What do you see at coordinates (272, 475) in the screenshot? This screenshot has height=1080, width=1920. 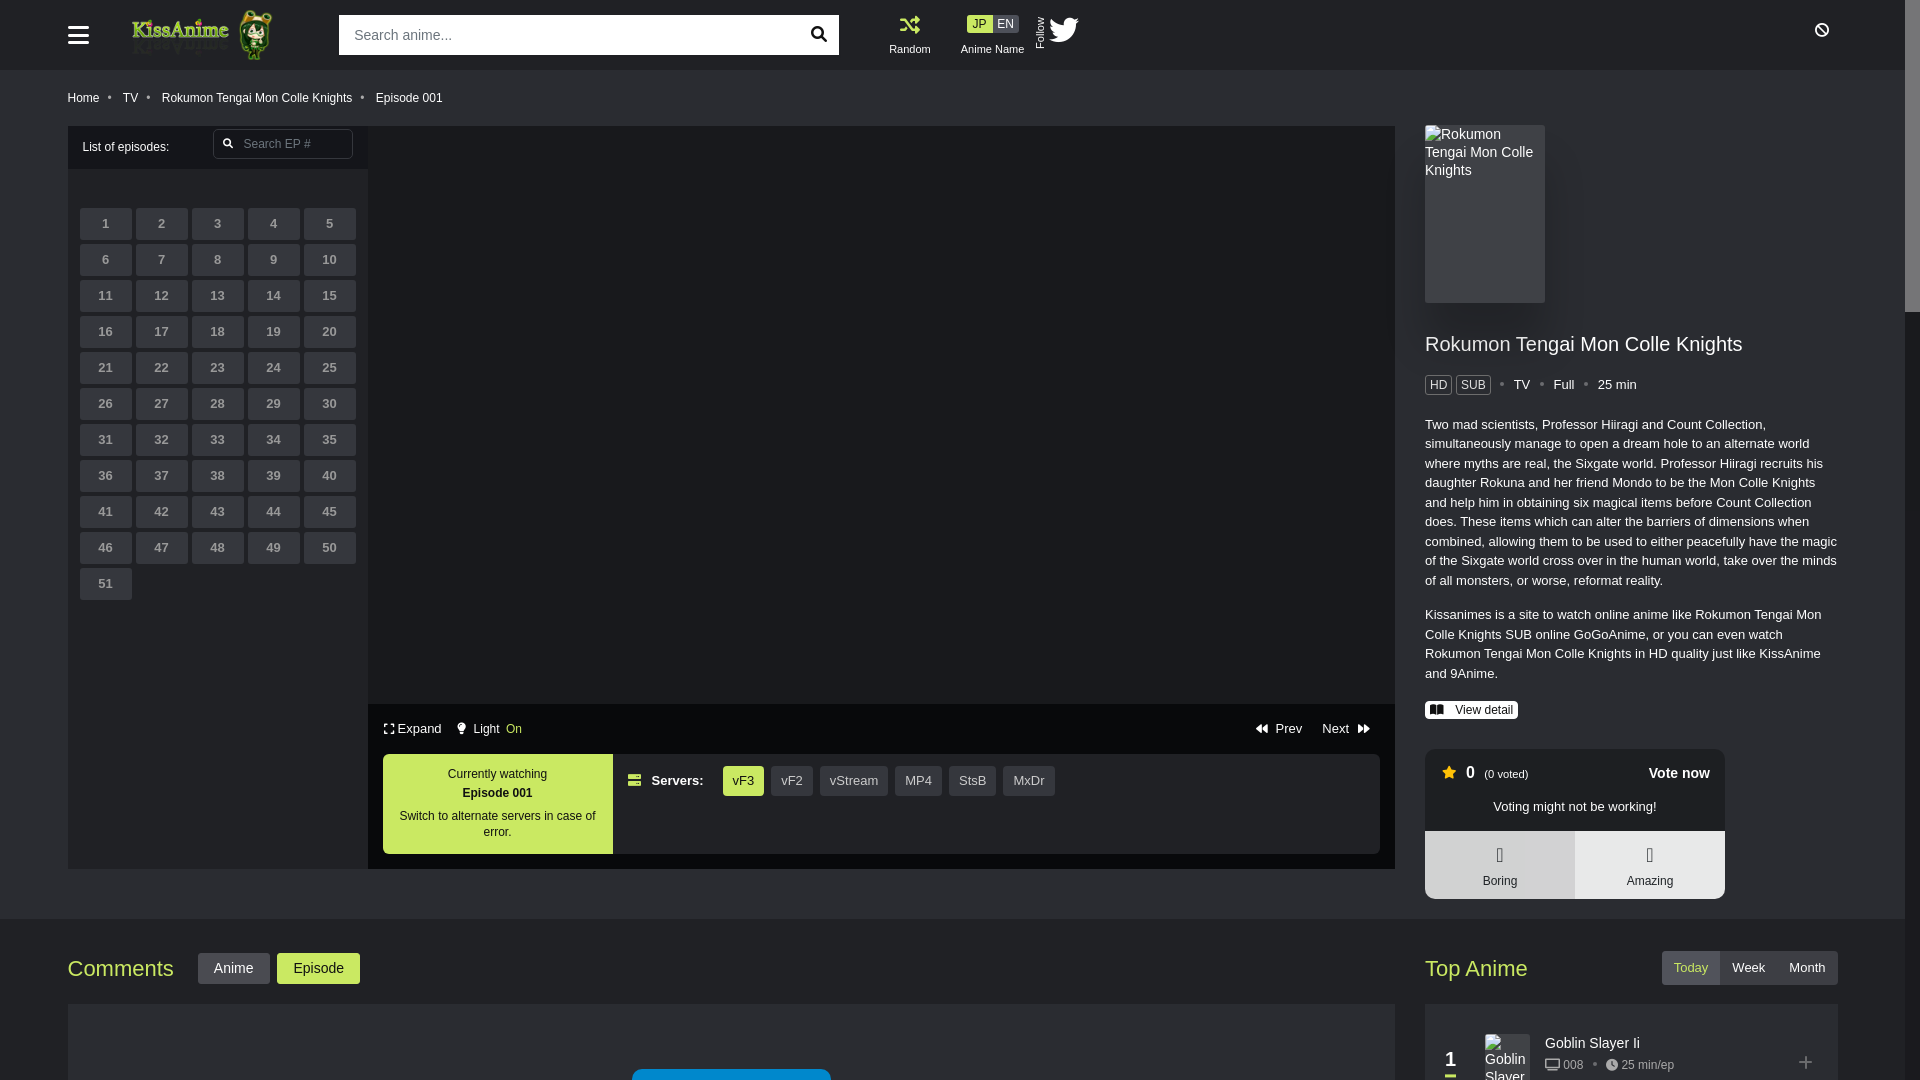 I see `'39'` at bounding box center [272, 475].